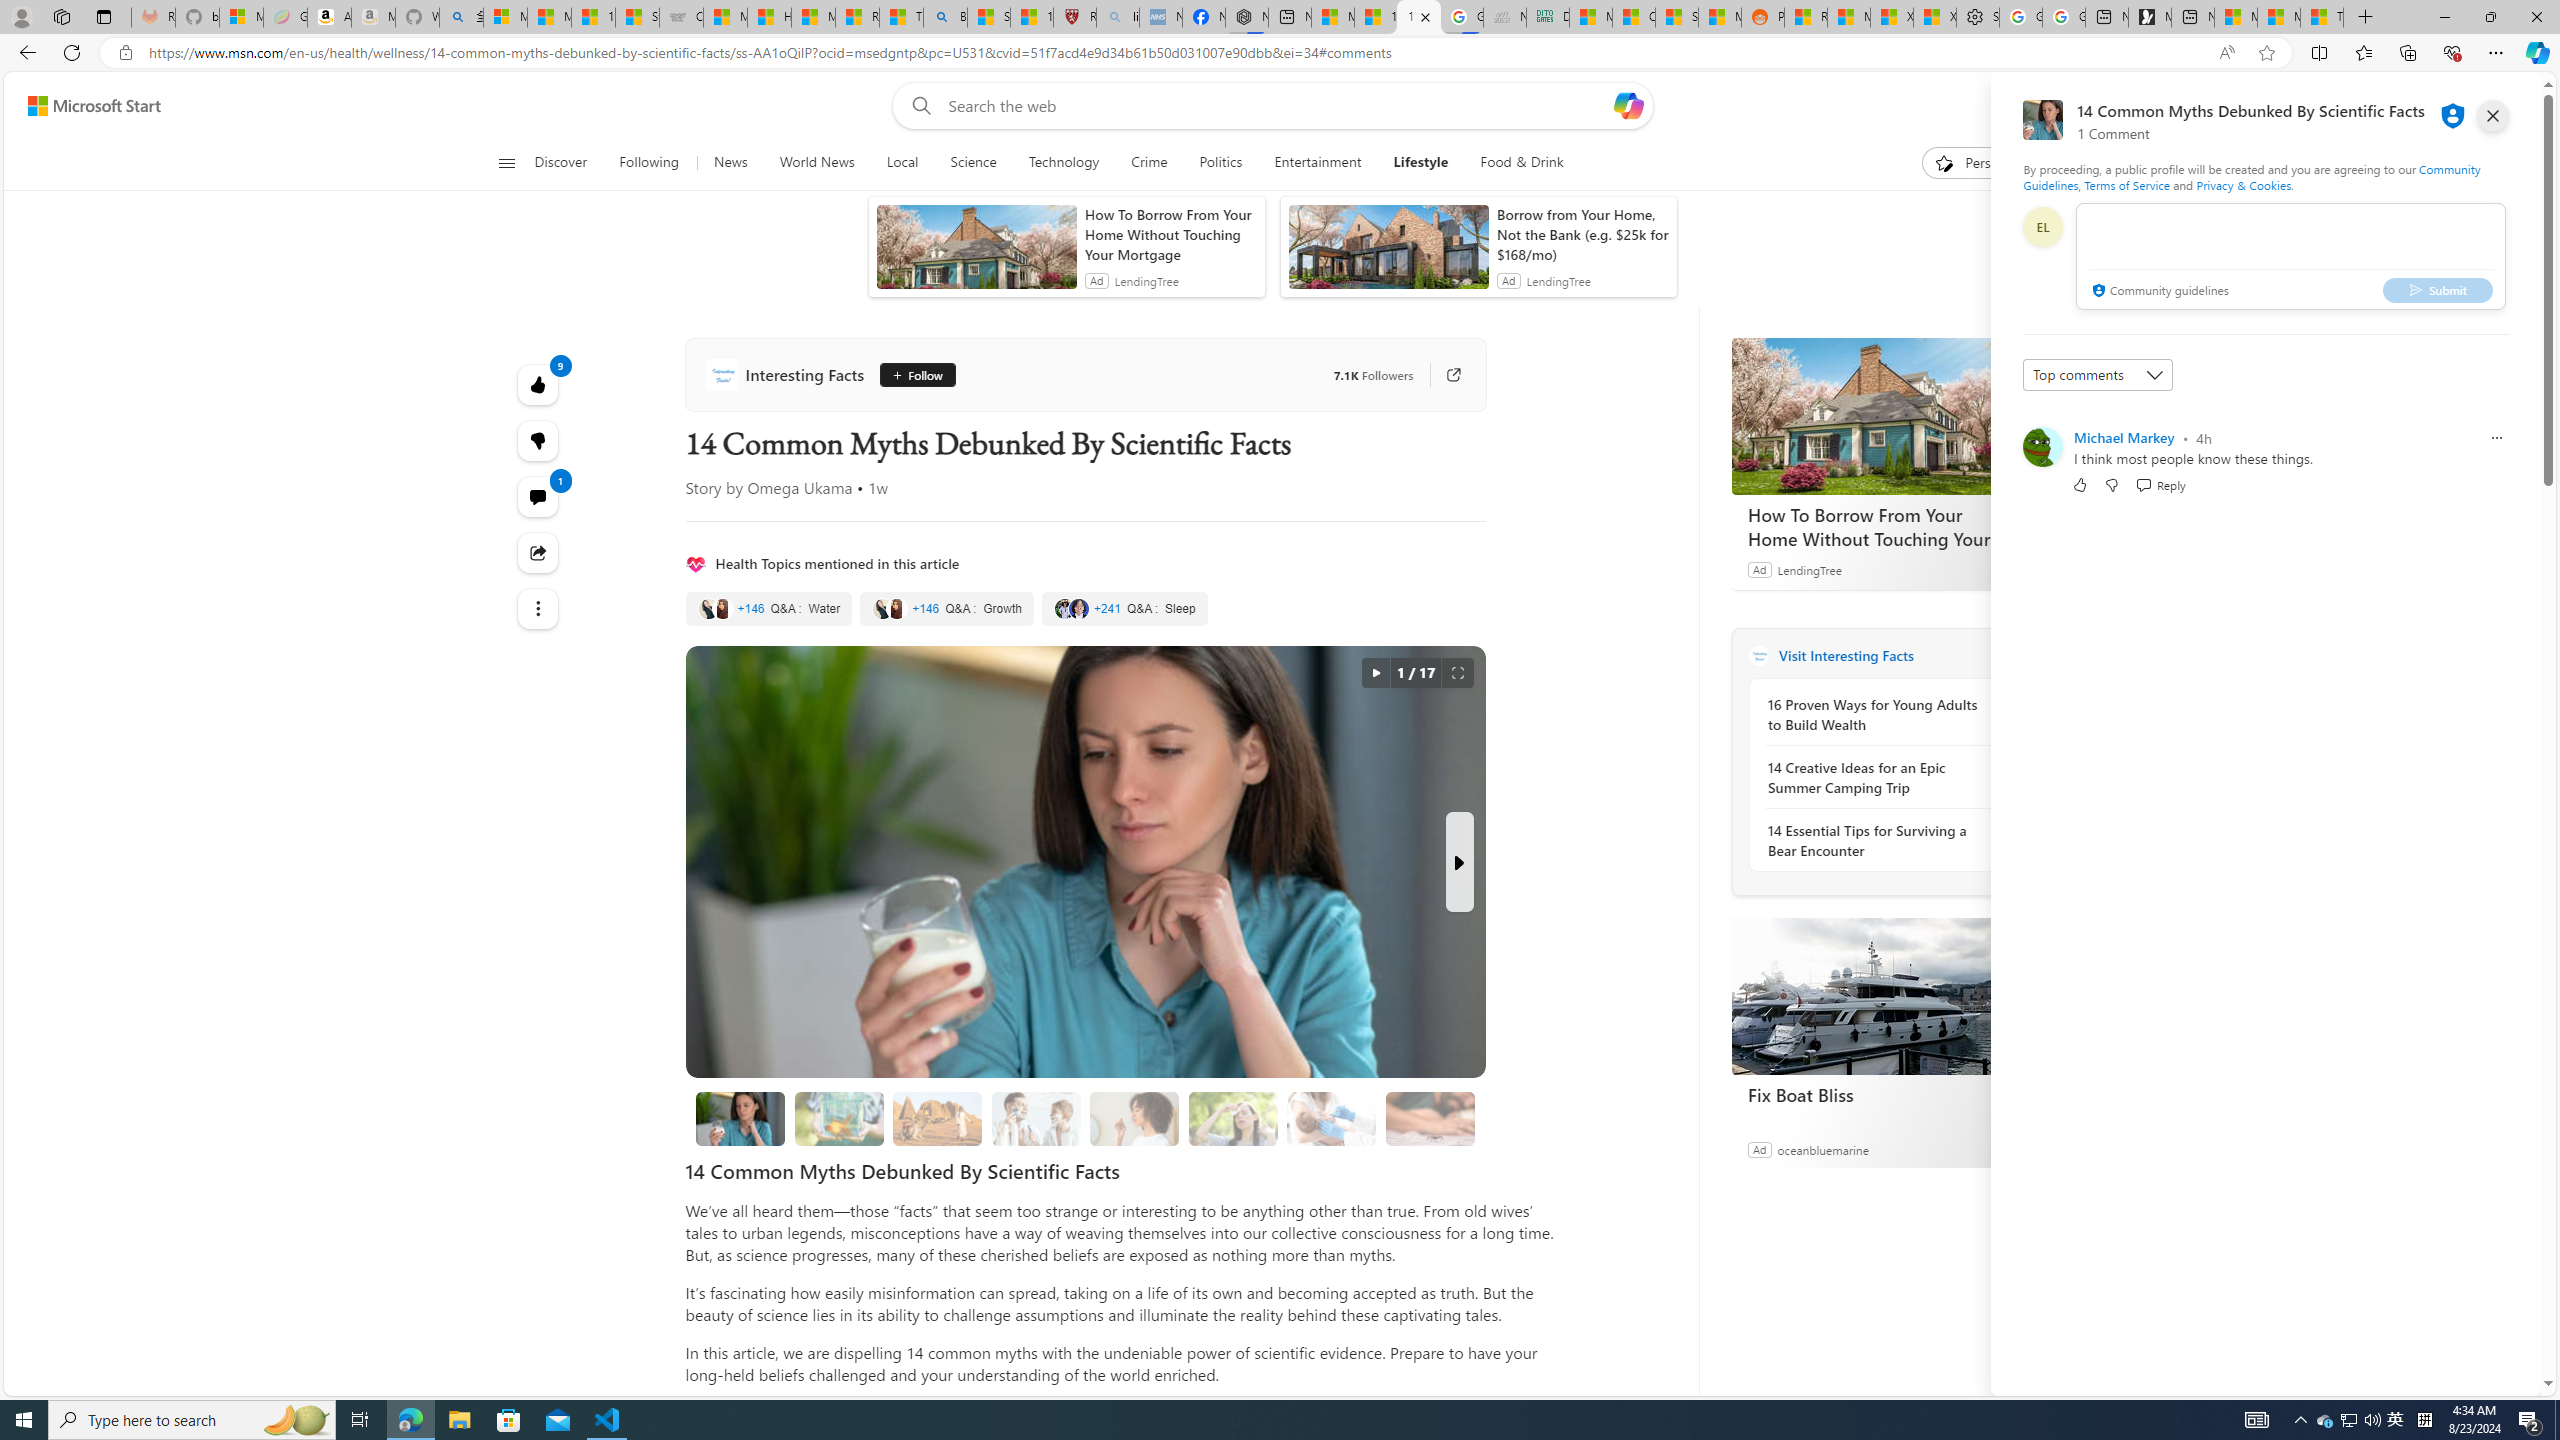 The width and height of the screenshot is (2560, 1440). What do you see at coordinates (2320, 16) in the screenshot?
I see `'These 3 Stocks Pay You More Than 5% to Own Them'` at bounding box center [2320, 16].